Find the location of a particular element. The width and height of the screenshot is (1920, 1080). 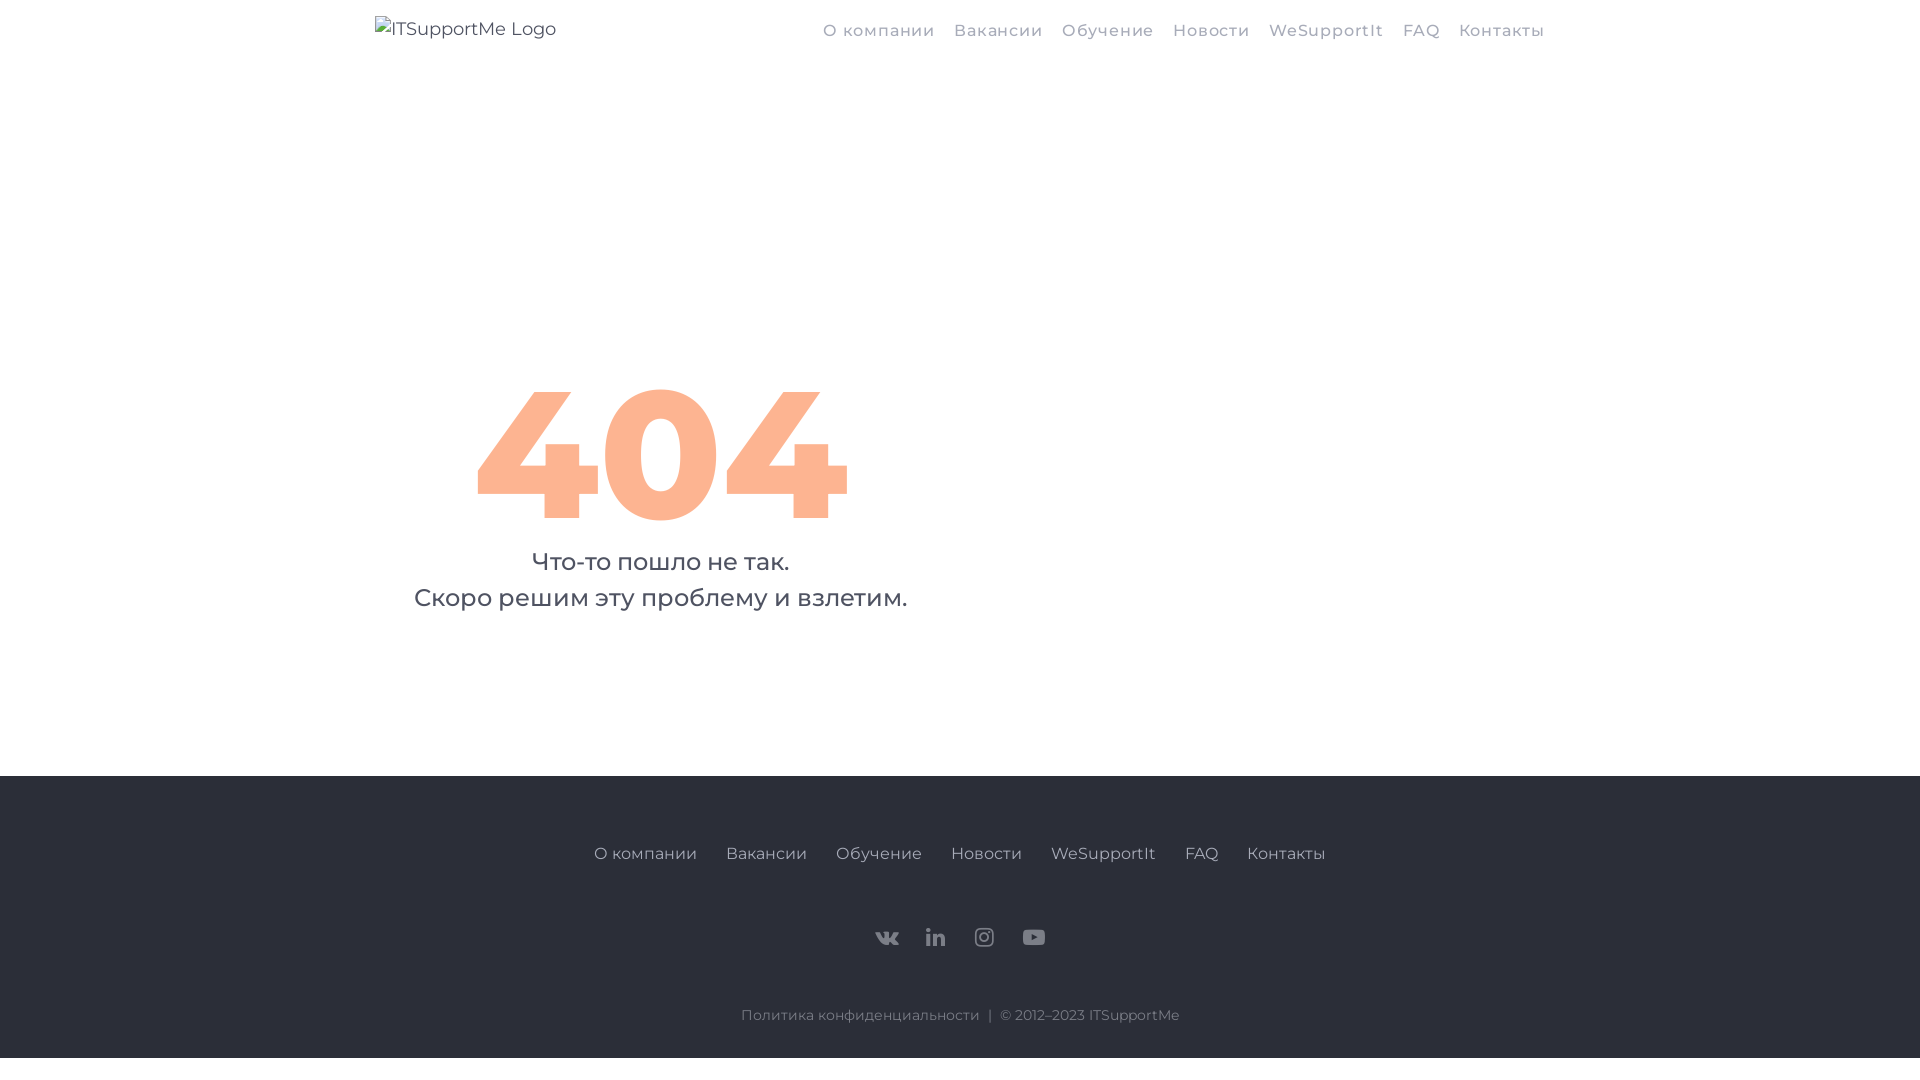

'FAQ' is located at coordinates (1419, 32).